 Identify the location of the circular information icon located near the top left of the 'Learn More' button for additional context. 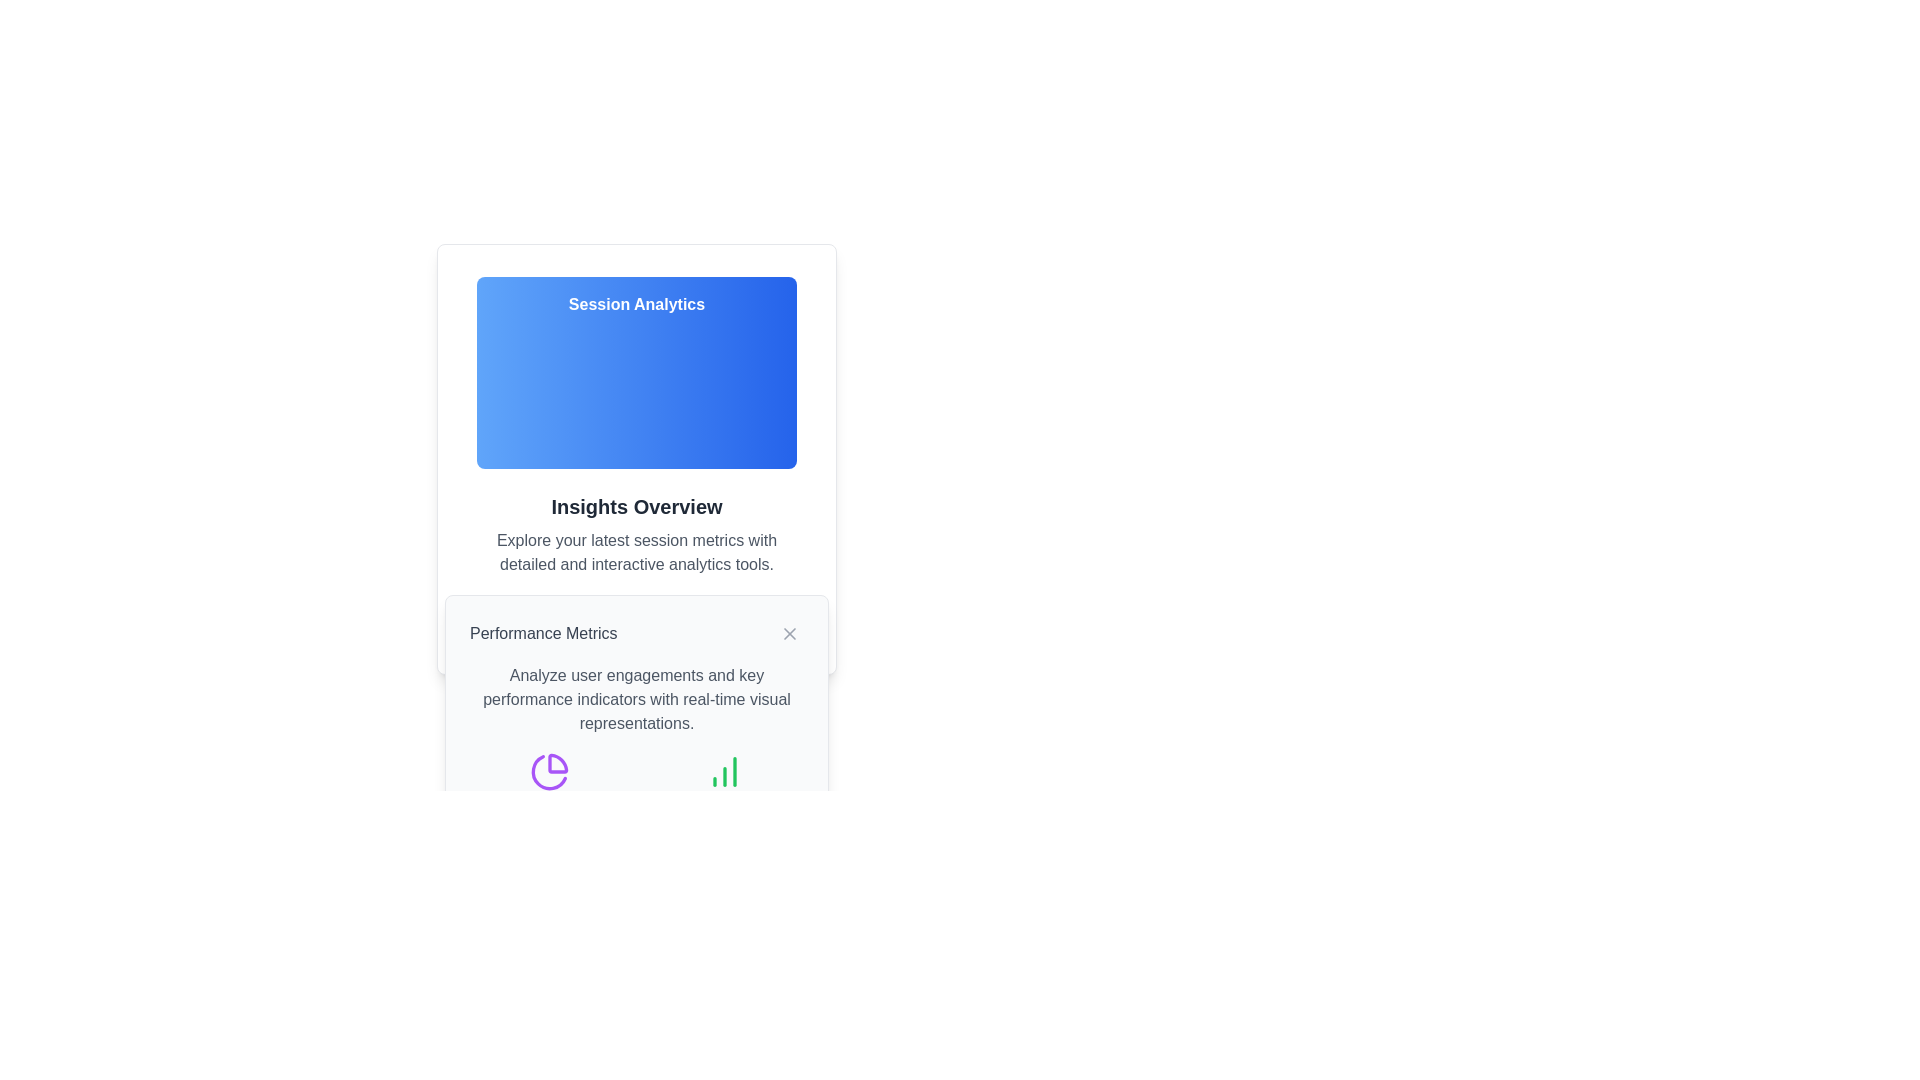
(588, 620).